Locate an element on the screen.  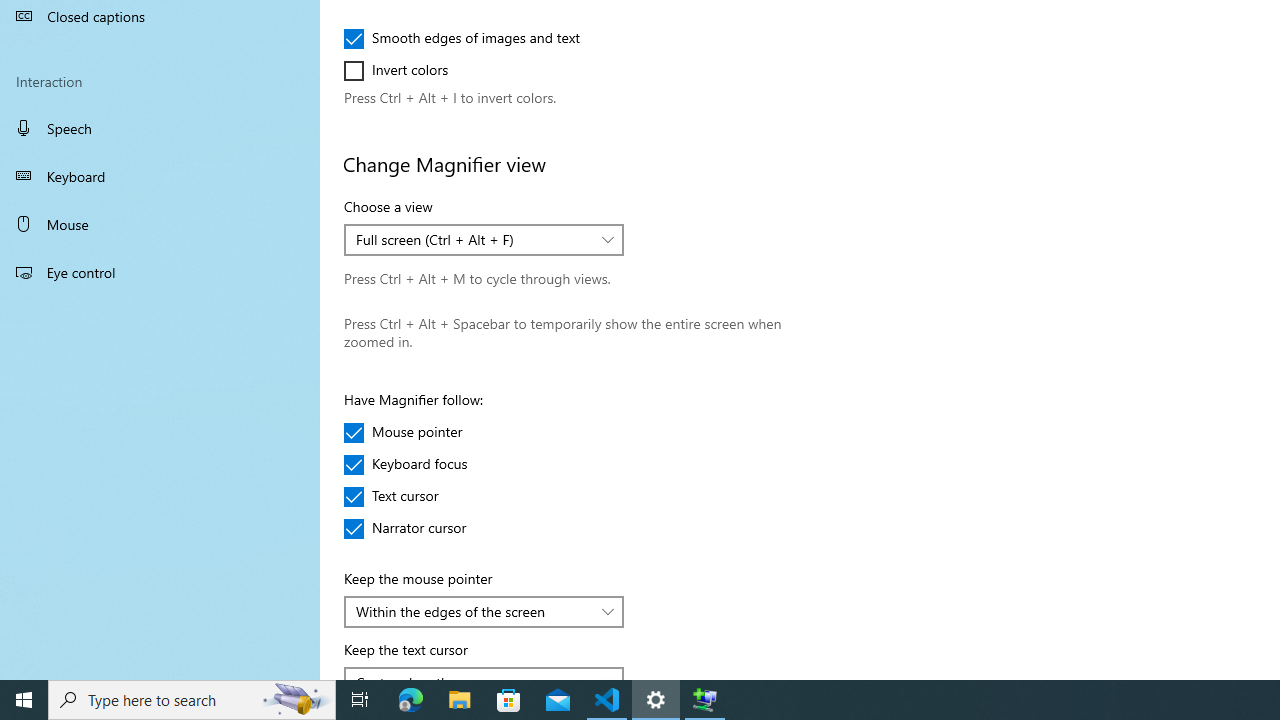
'Microsoft Store' is located at coordinates (509, 698).